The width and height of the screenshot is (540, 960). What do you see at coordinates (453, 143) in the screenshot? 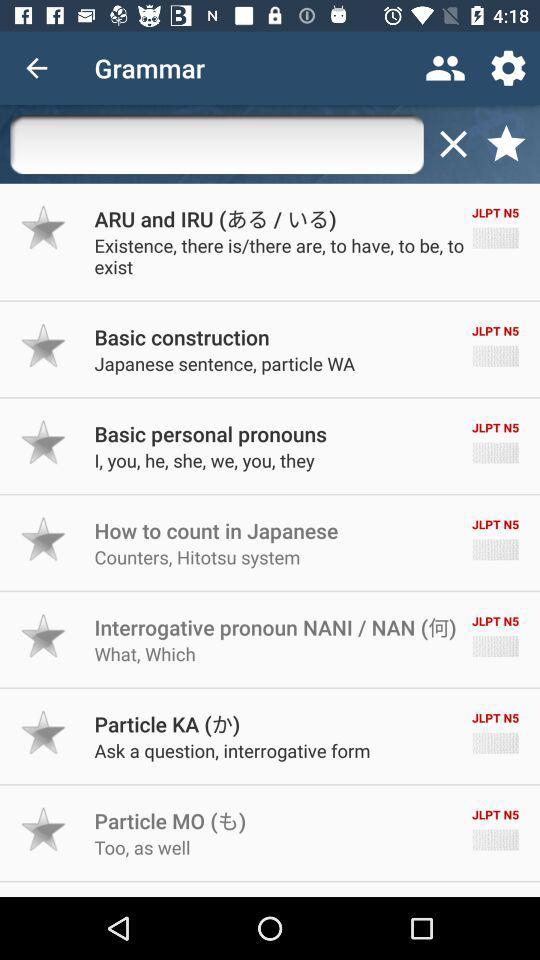
I see `the close icon` at bounding box center [453, 143].